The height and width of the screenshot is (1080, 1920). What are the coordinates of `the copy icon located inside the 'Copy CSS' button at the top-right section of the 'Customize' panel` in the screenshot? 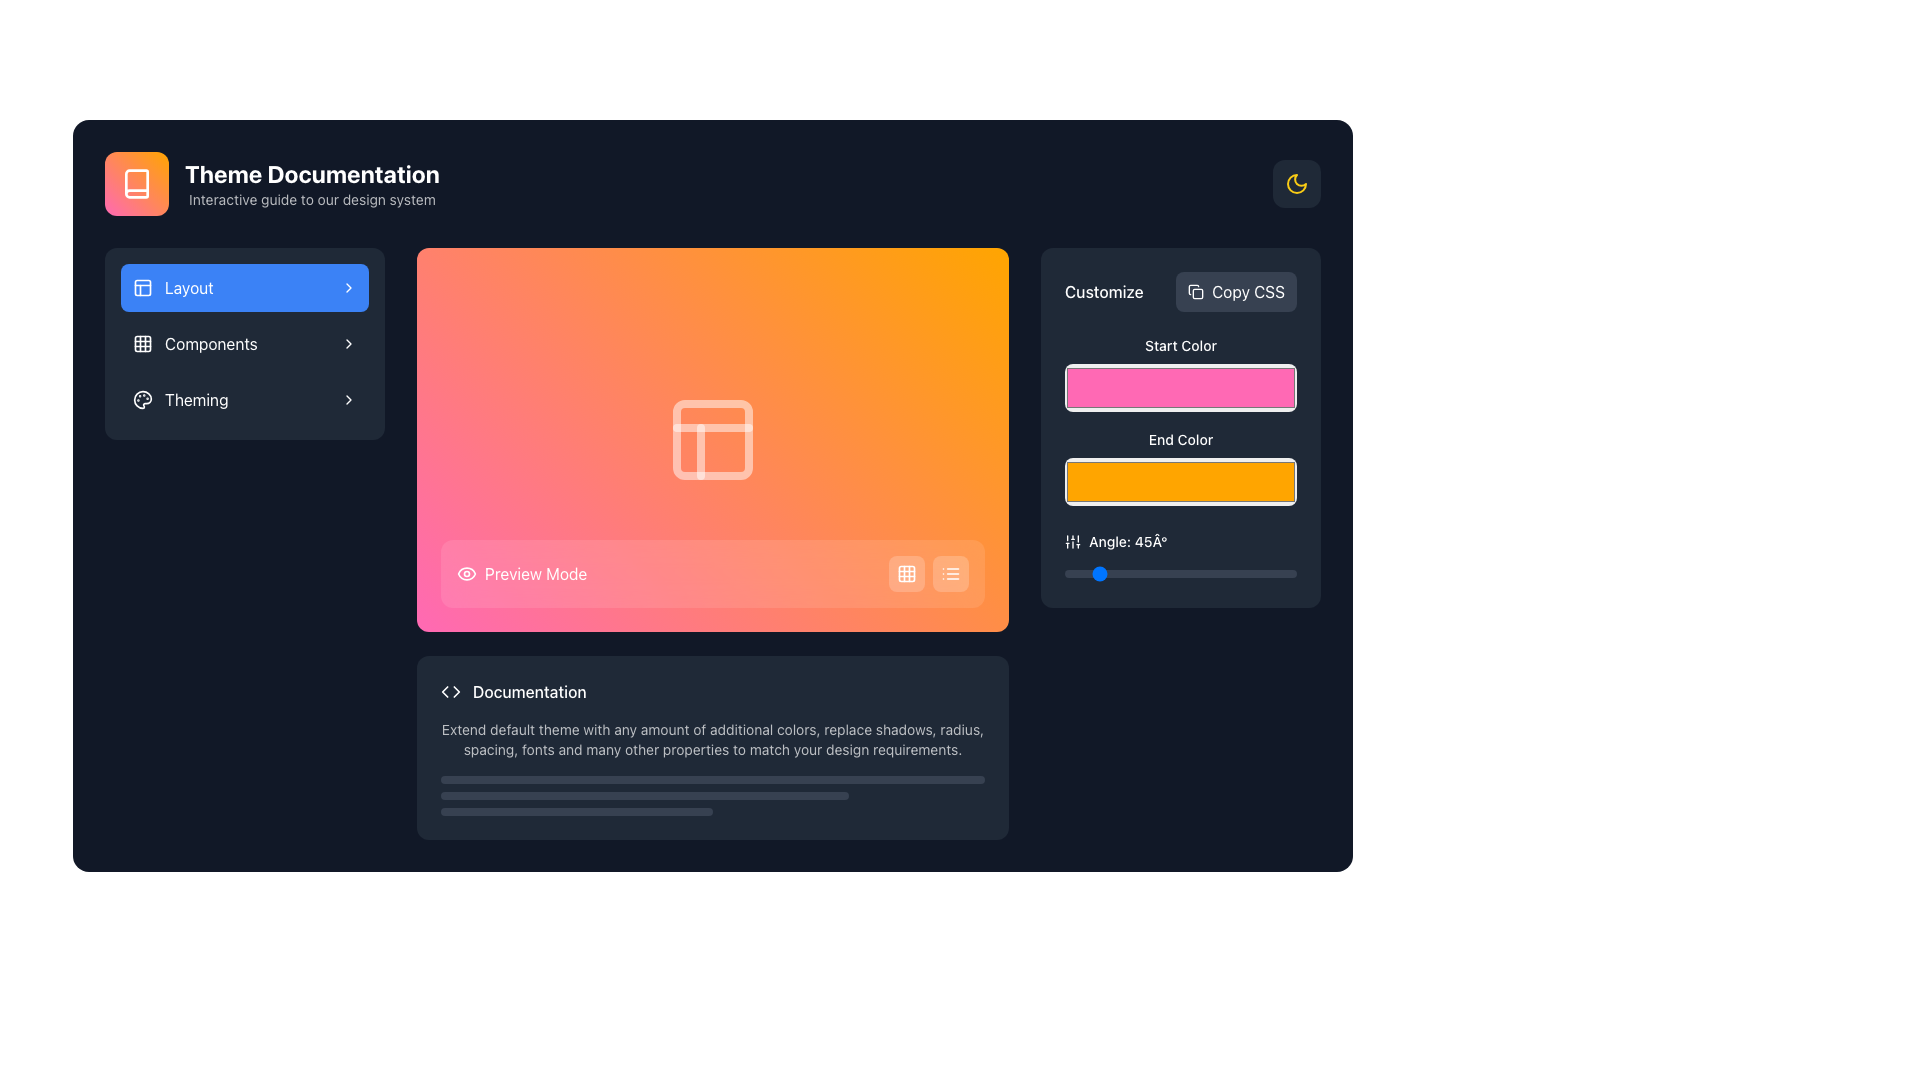 It's located at (1196, 292).